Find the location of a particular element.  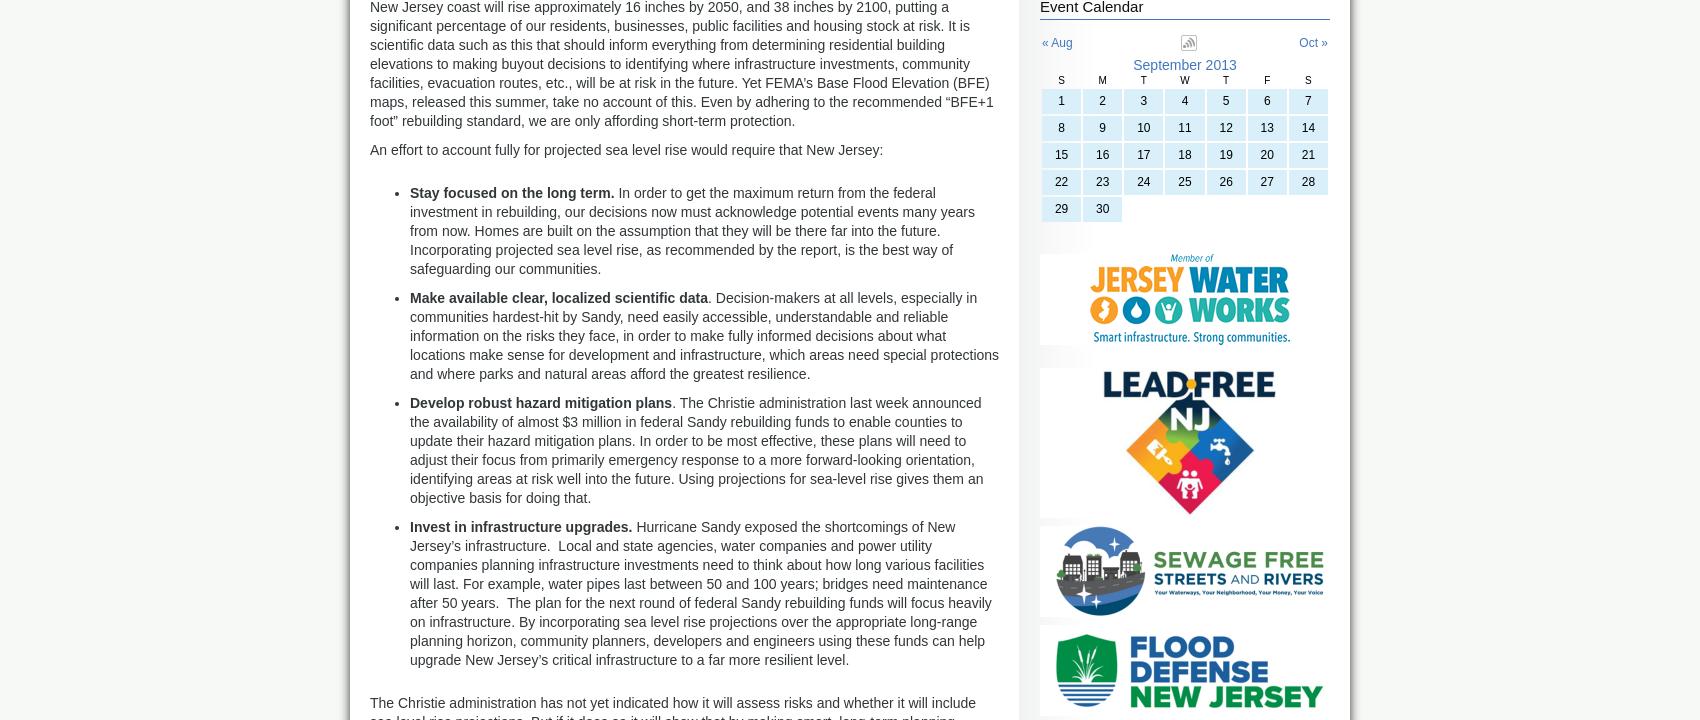

'18' is located at coordinates (1183, 154).